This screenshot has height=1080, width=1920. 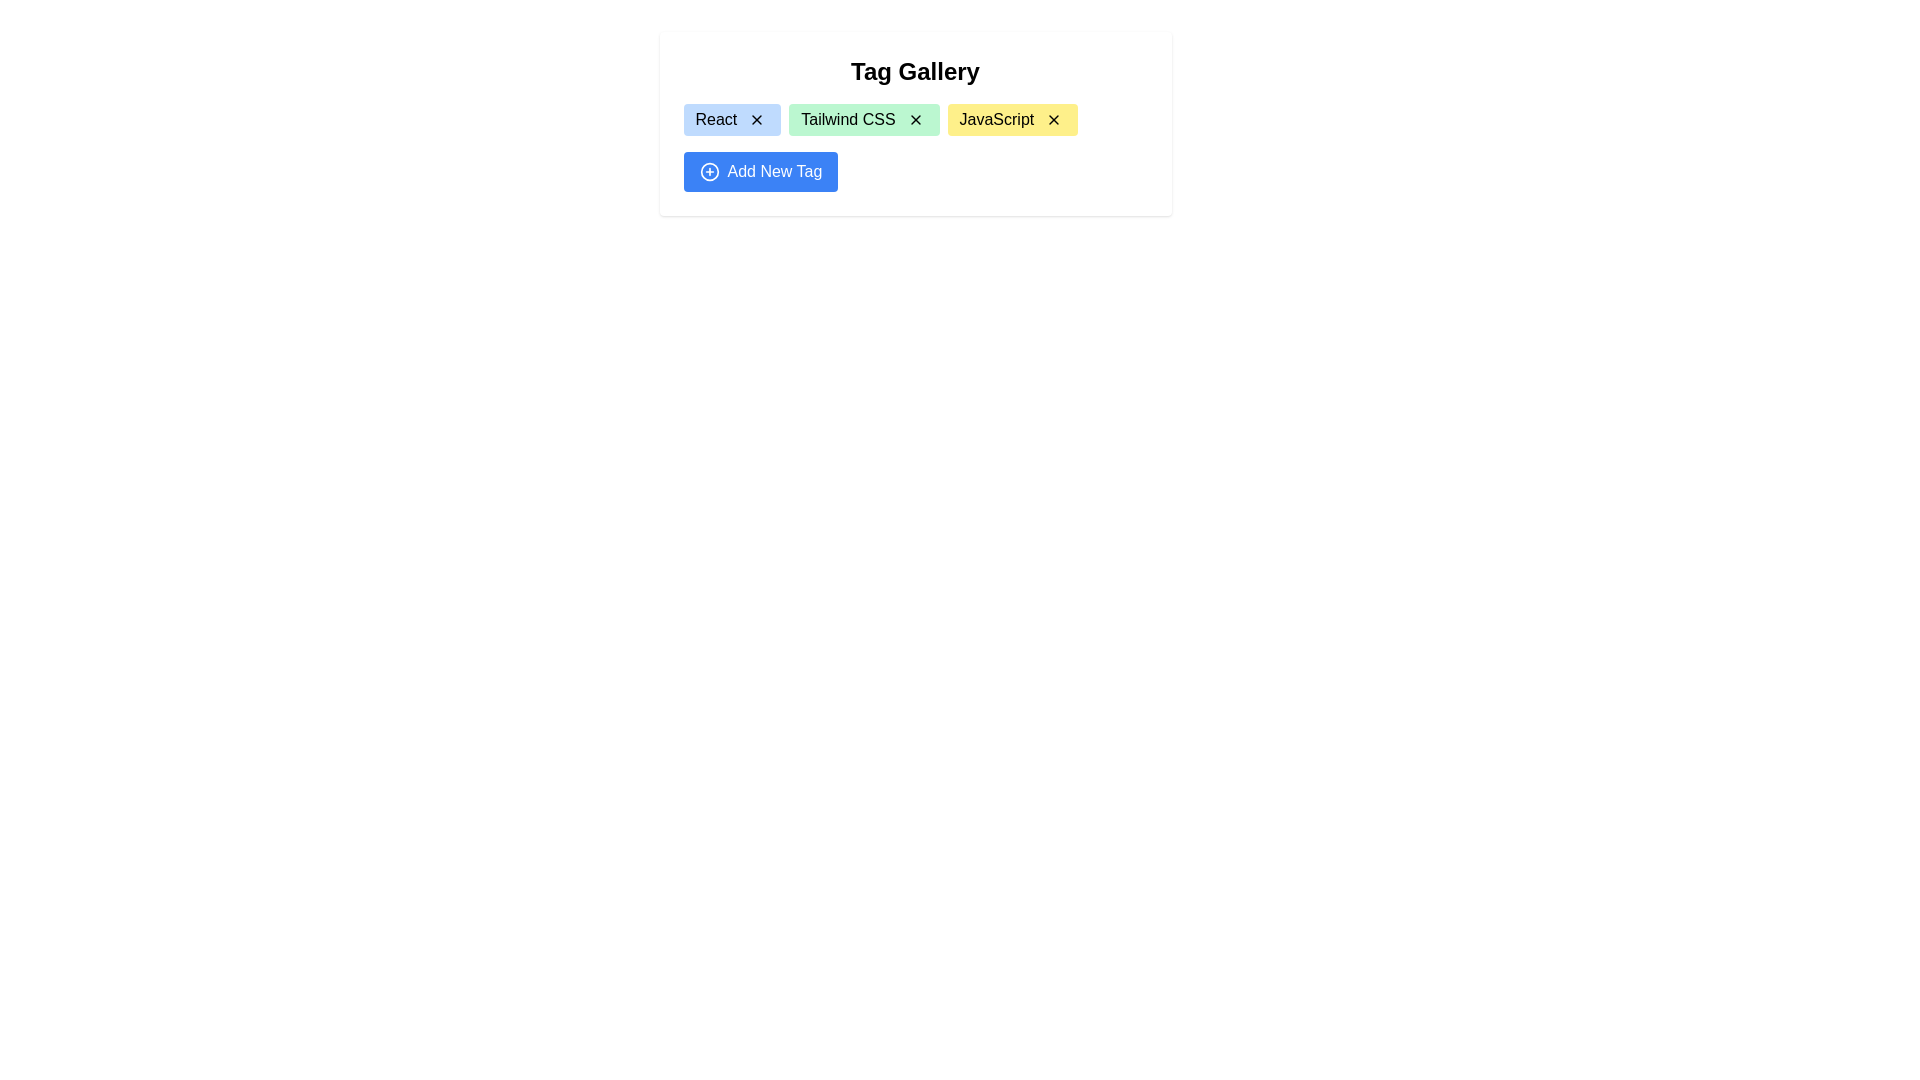 What do you see at coordinates (756, 119) in the screenshot?
I see `the Close/Remove icon button, which is a cross icon within a small interactive button adjacent to the 'React' tag in the 'Tag Gallery.'` at bounding box center [756, 119].